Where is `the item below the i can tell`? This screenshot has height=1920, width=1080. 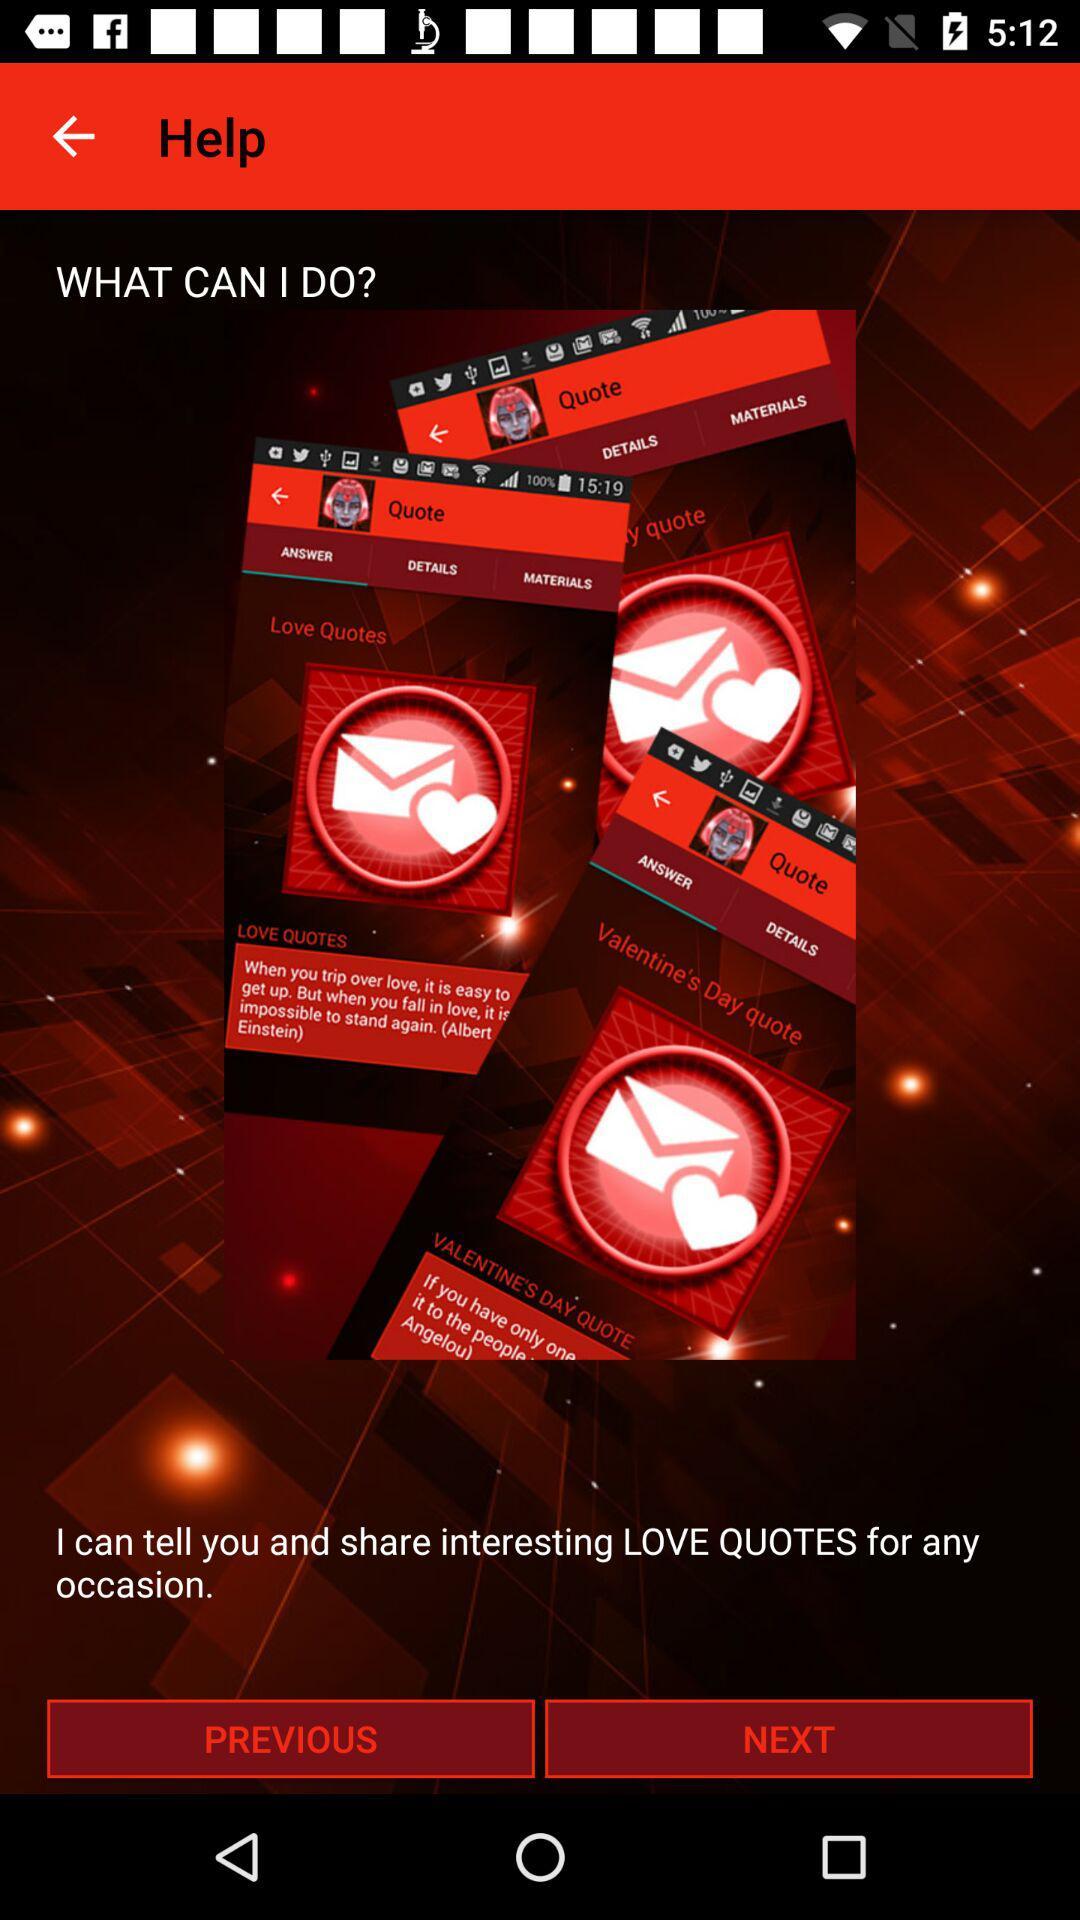
the item below the i can tell is located at coordinates (290, 1737).